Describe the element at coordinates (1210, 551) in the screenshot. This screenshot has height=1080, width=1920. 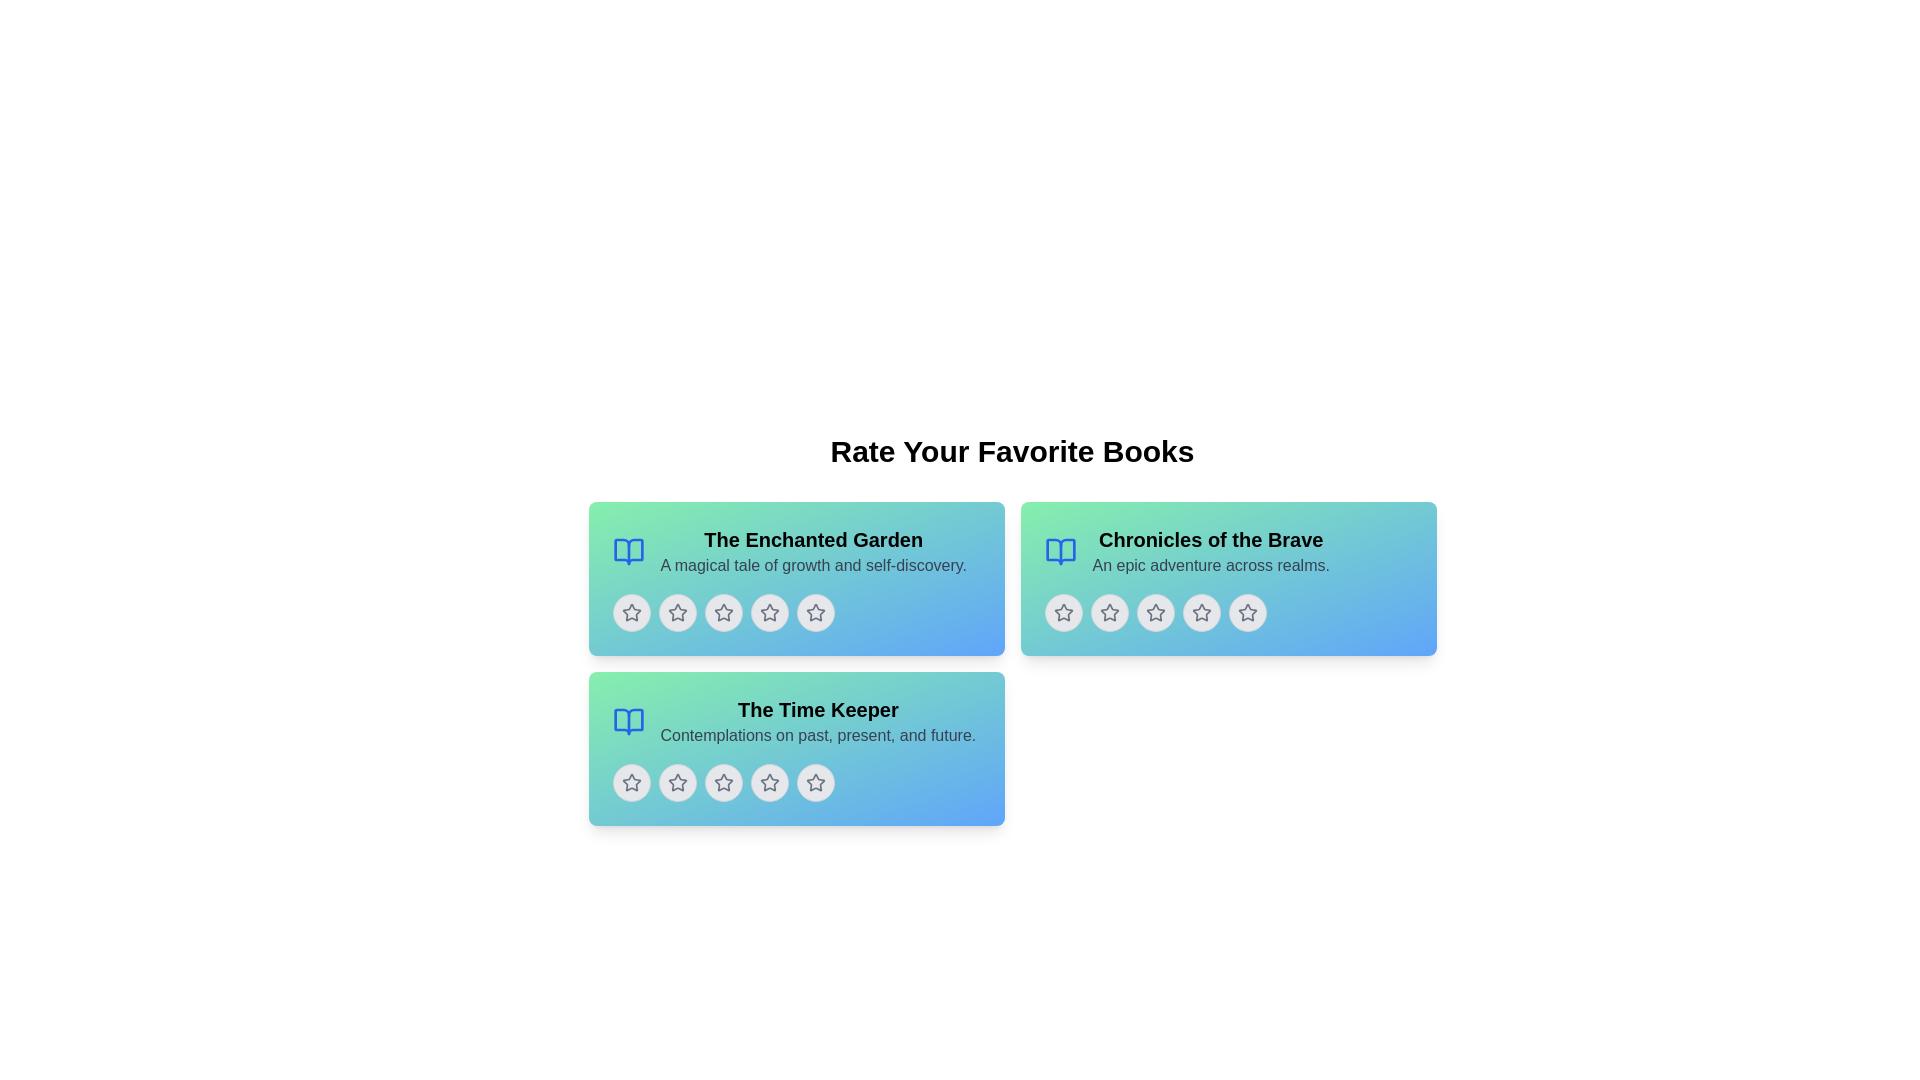
I see `the informational display text block that presents the title and description of the book 'Chronicles of the Brave' located in the top right card of a three-card layout` at that location.